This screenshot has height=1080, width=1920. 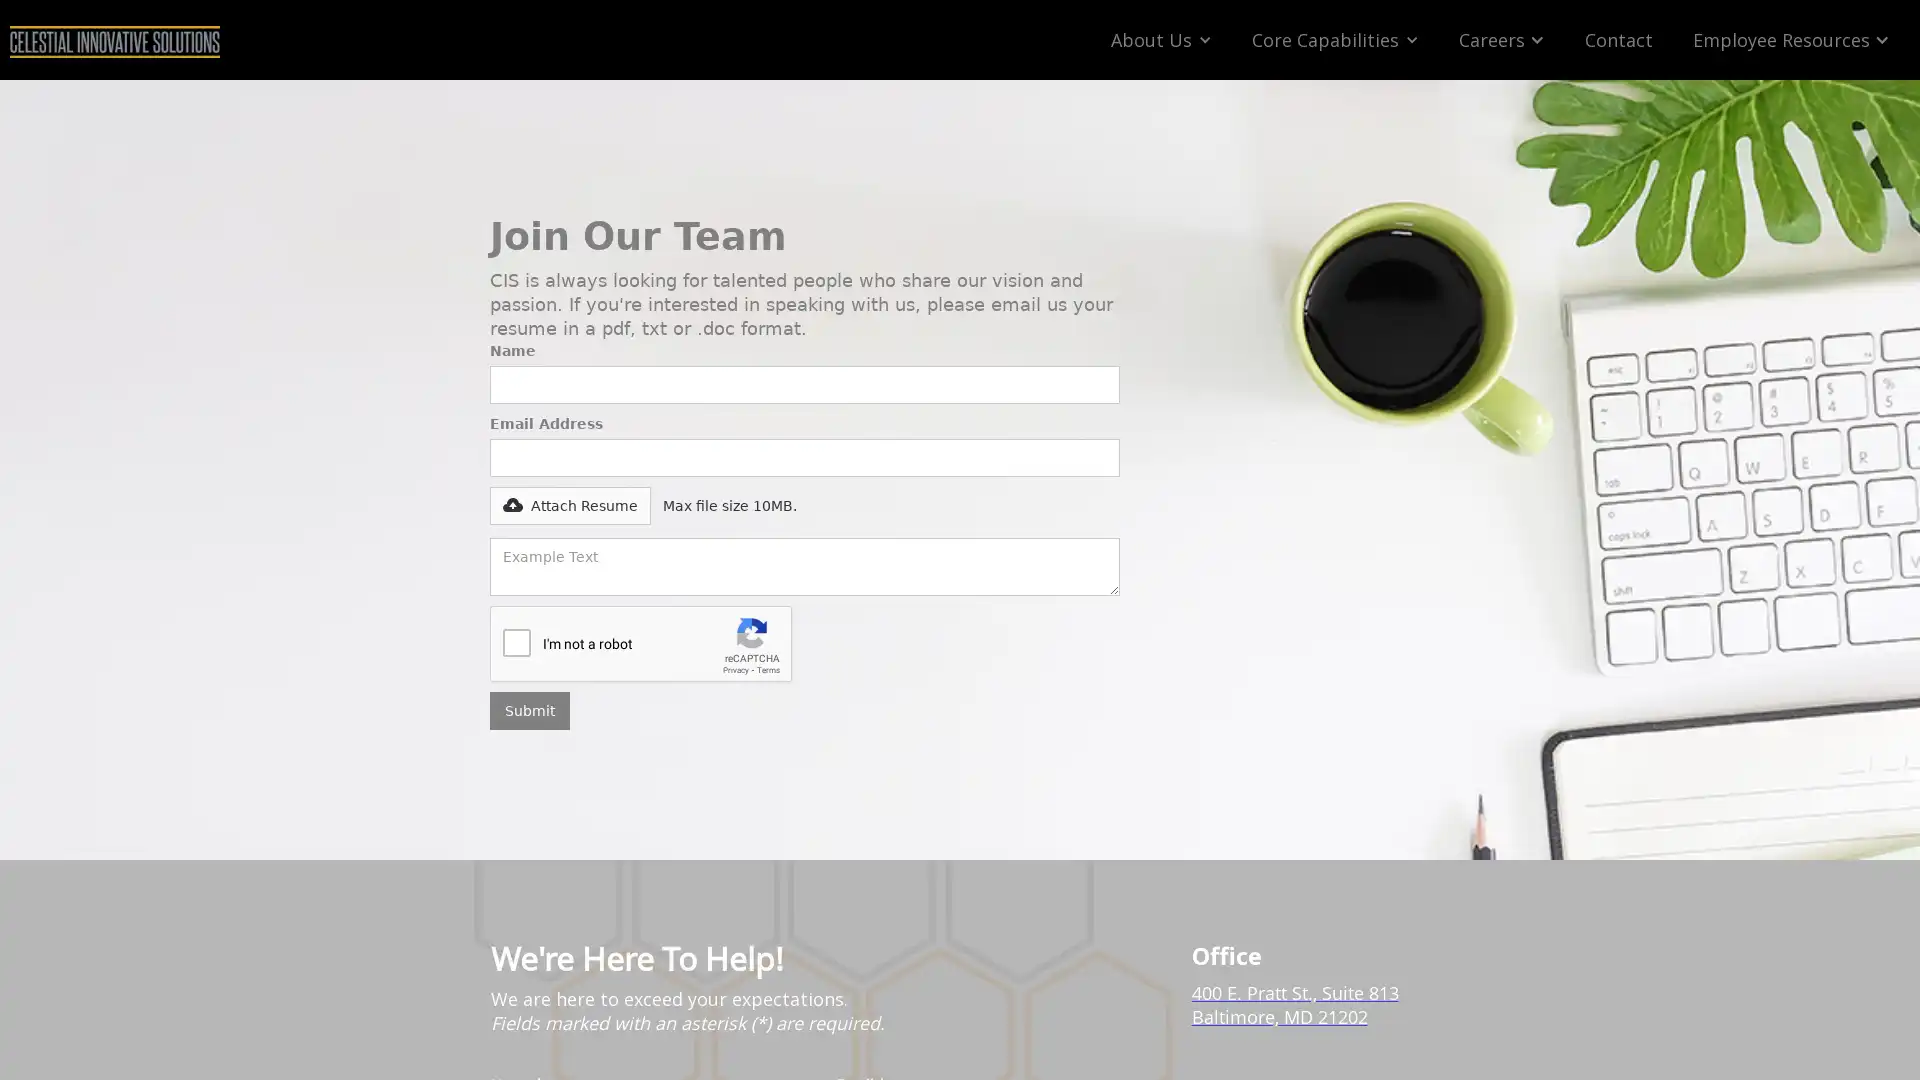 What do you see at coordinates (538, 496) in the screenshot?
I see `Choose File` at bounding box center [538, 496].